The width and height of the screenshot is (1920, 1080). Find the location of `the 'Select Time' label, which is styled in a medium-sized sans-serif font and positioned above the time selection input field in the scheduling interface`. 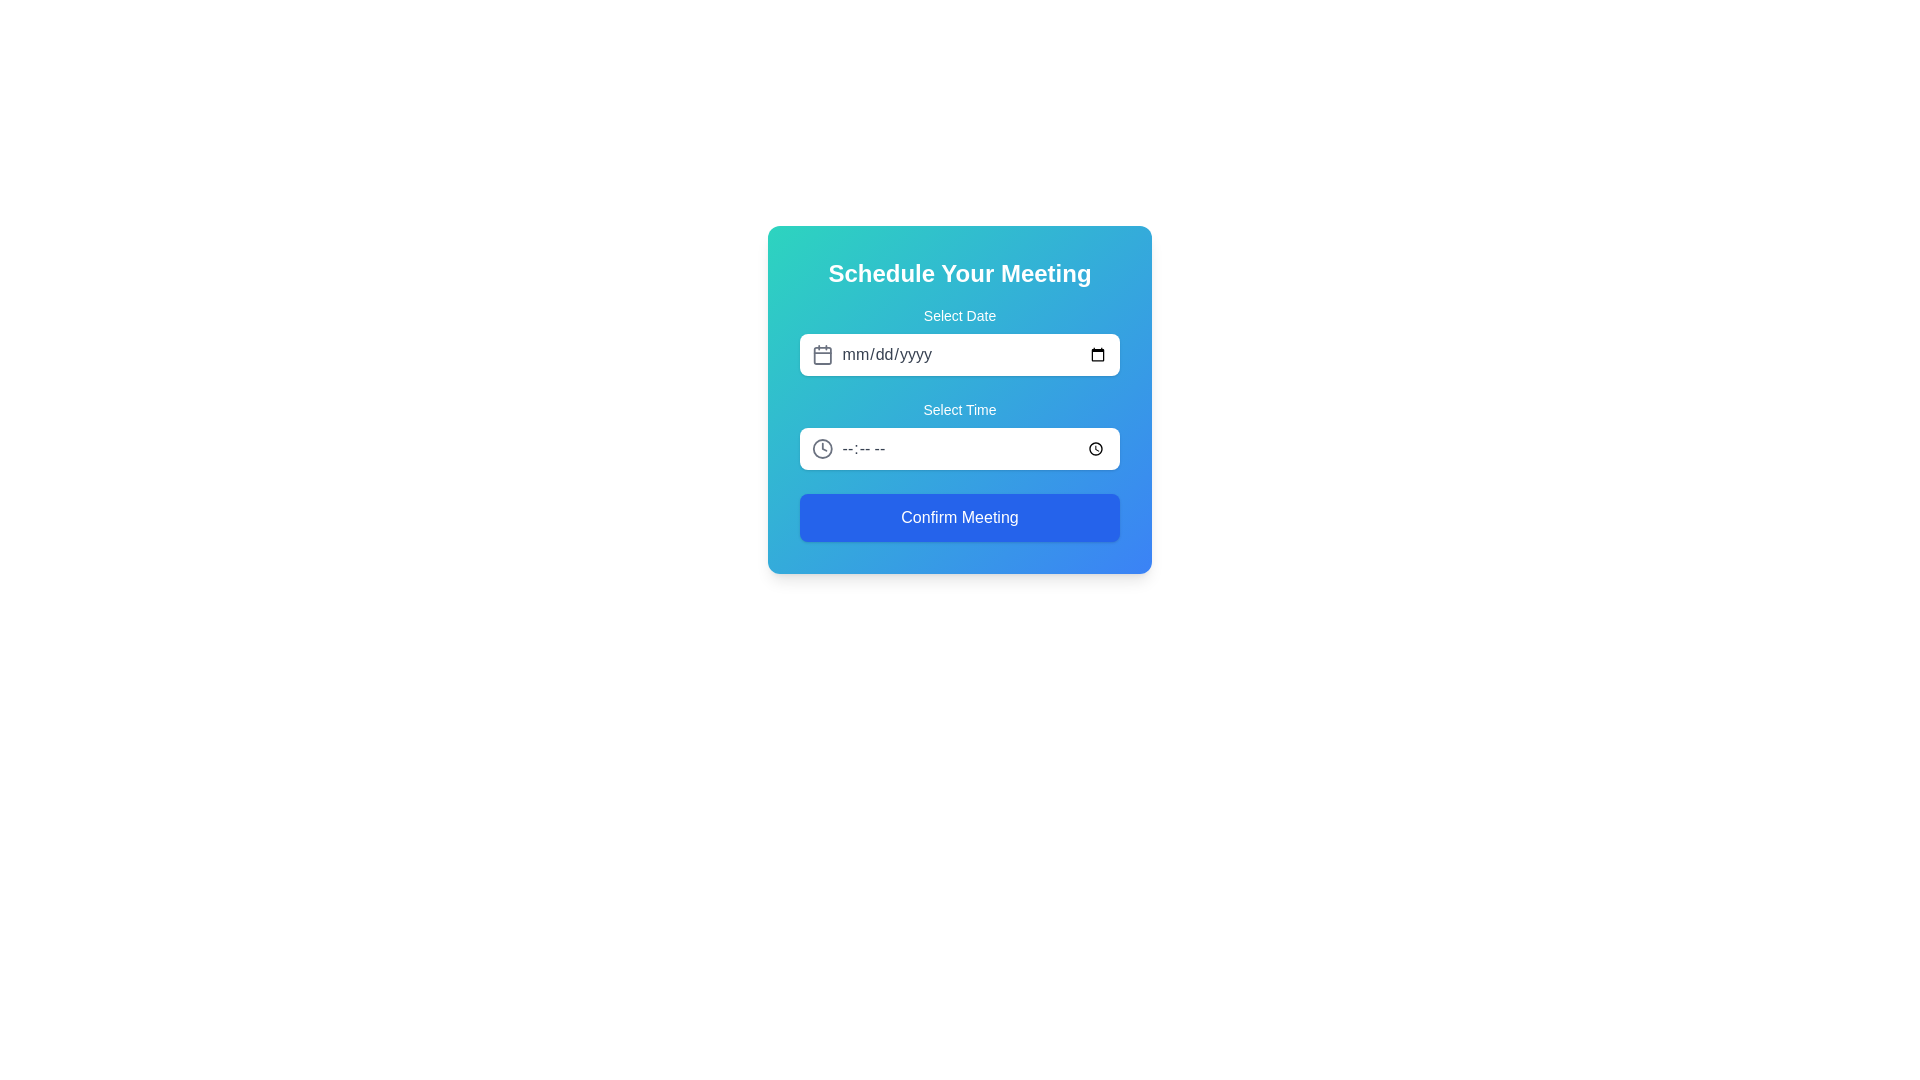

the 'Select Time' label, which is styled in a medium-sized sans-serif font and positioned above the time selection input field in the scheduling interface is located at coordinates (960, 408).